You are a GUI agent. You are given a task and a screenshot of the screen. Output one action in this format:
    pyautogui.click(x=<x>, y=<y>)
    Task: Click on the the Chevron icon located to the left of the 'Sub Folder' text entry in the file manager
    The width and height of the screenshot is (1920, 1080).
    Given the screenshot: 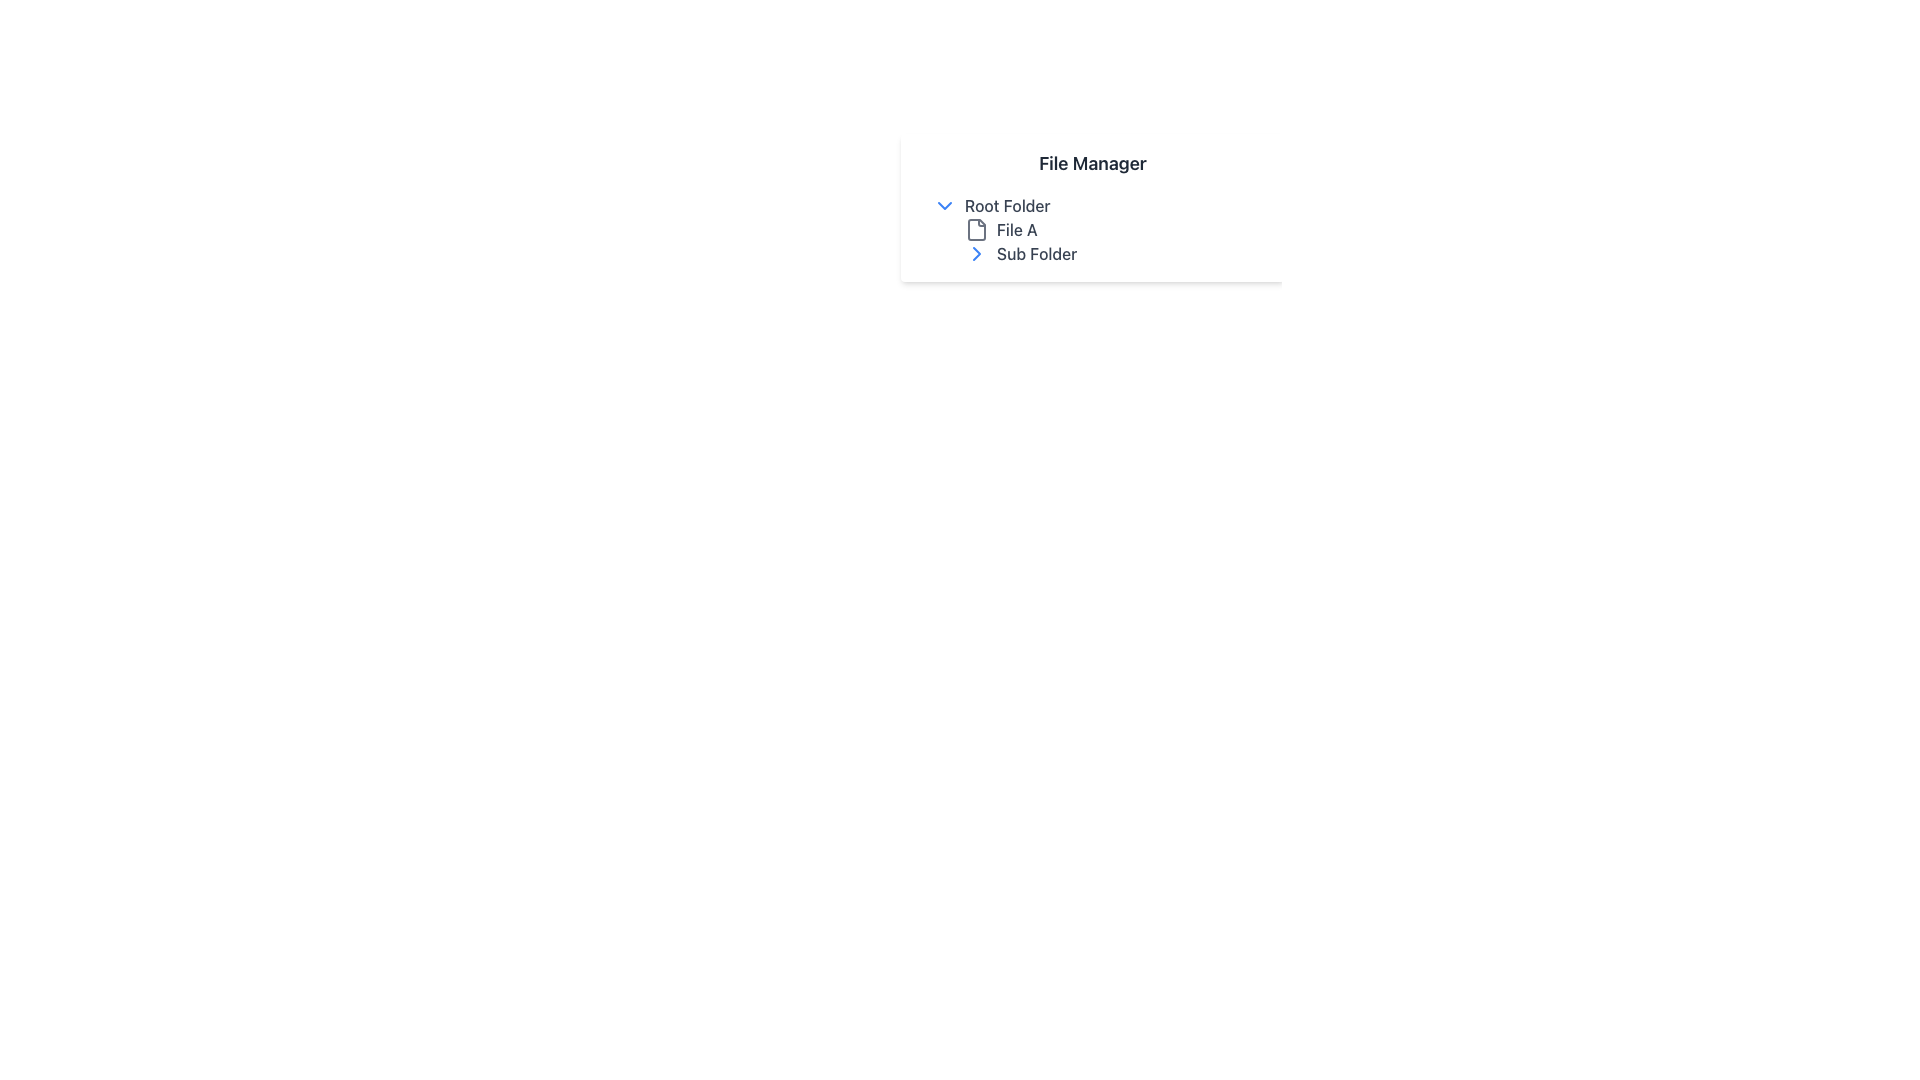 What is the action you would take?
    pyautogui.click(x=977, y=253)
    